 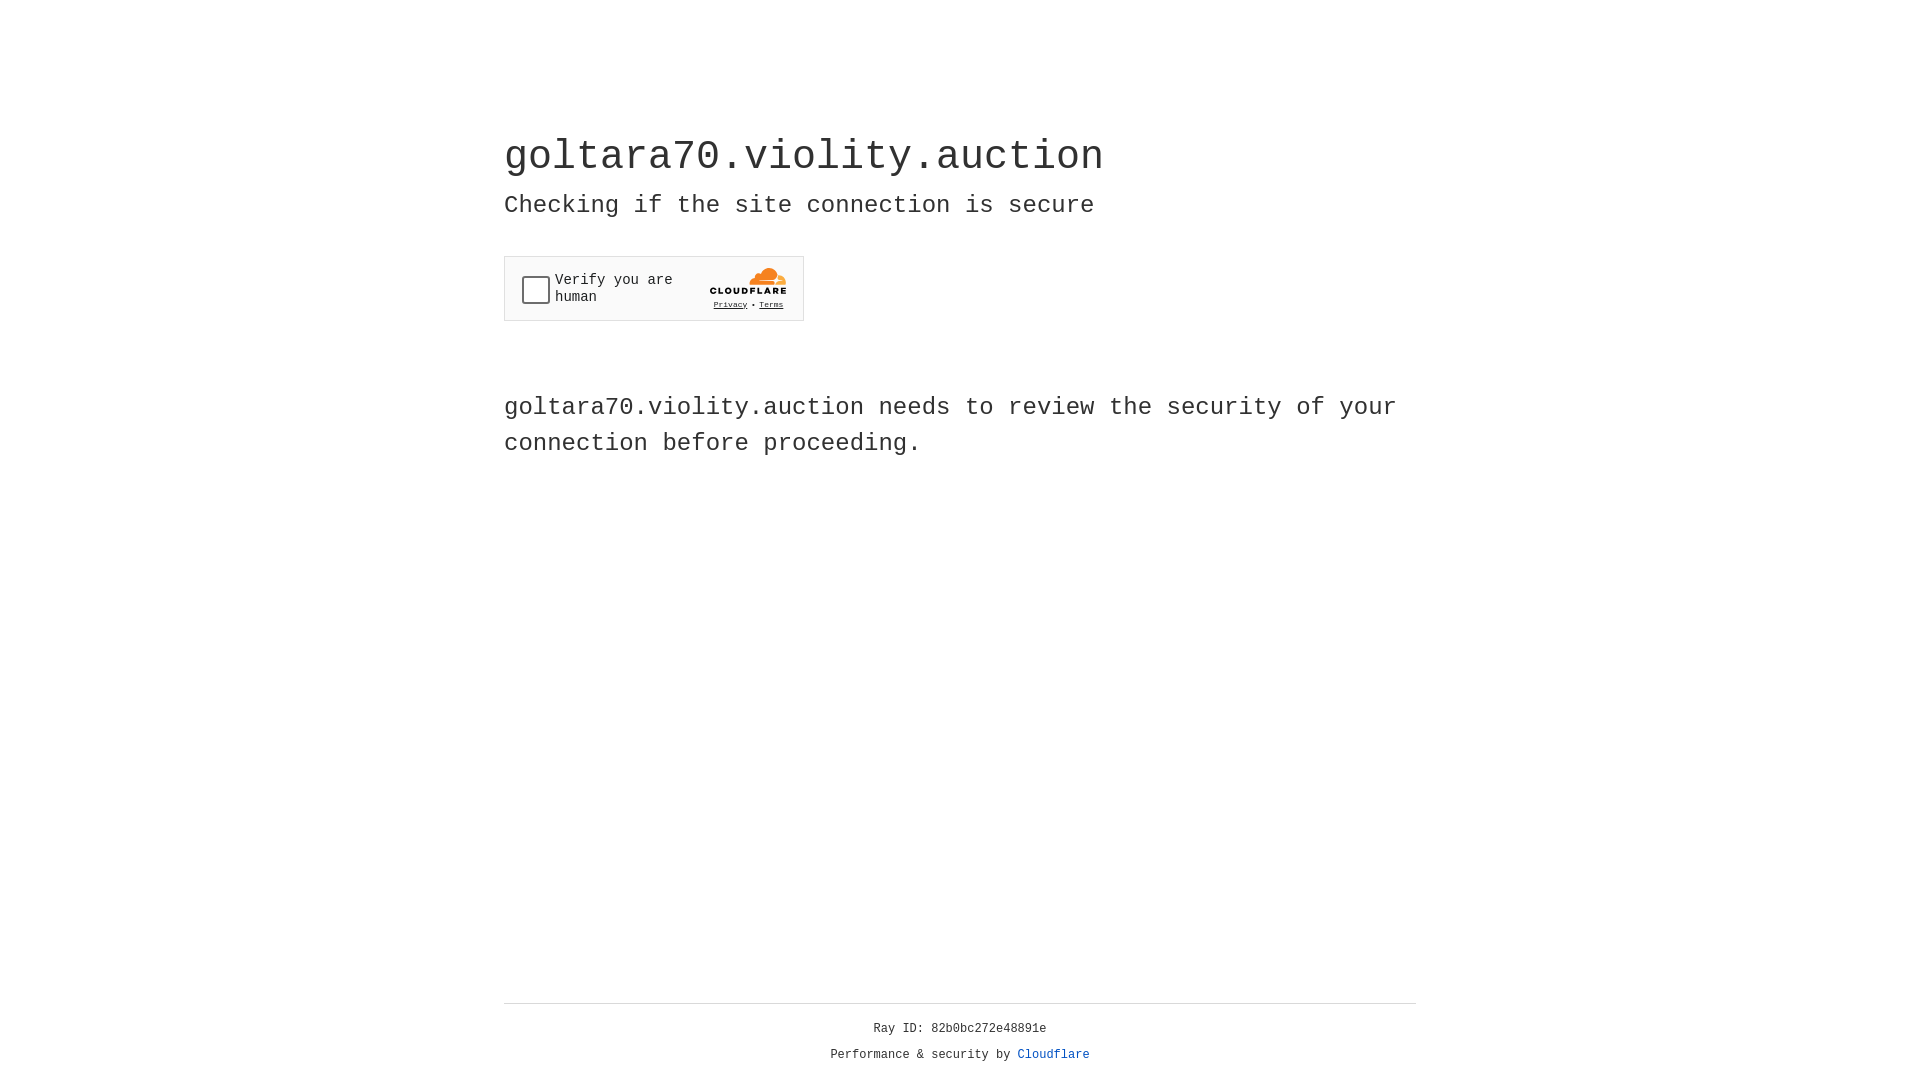 I want to click on 'Widget containing a Cloudflare security challenge', so click(x=653, y=288).